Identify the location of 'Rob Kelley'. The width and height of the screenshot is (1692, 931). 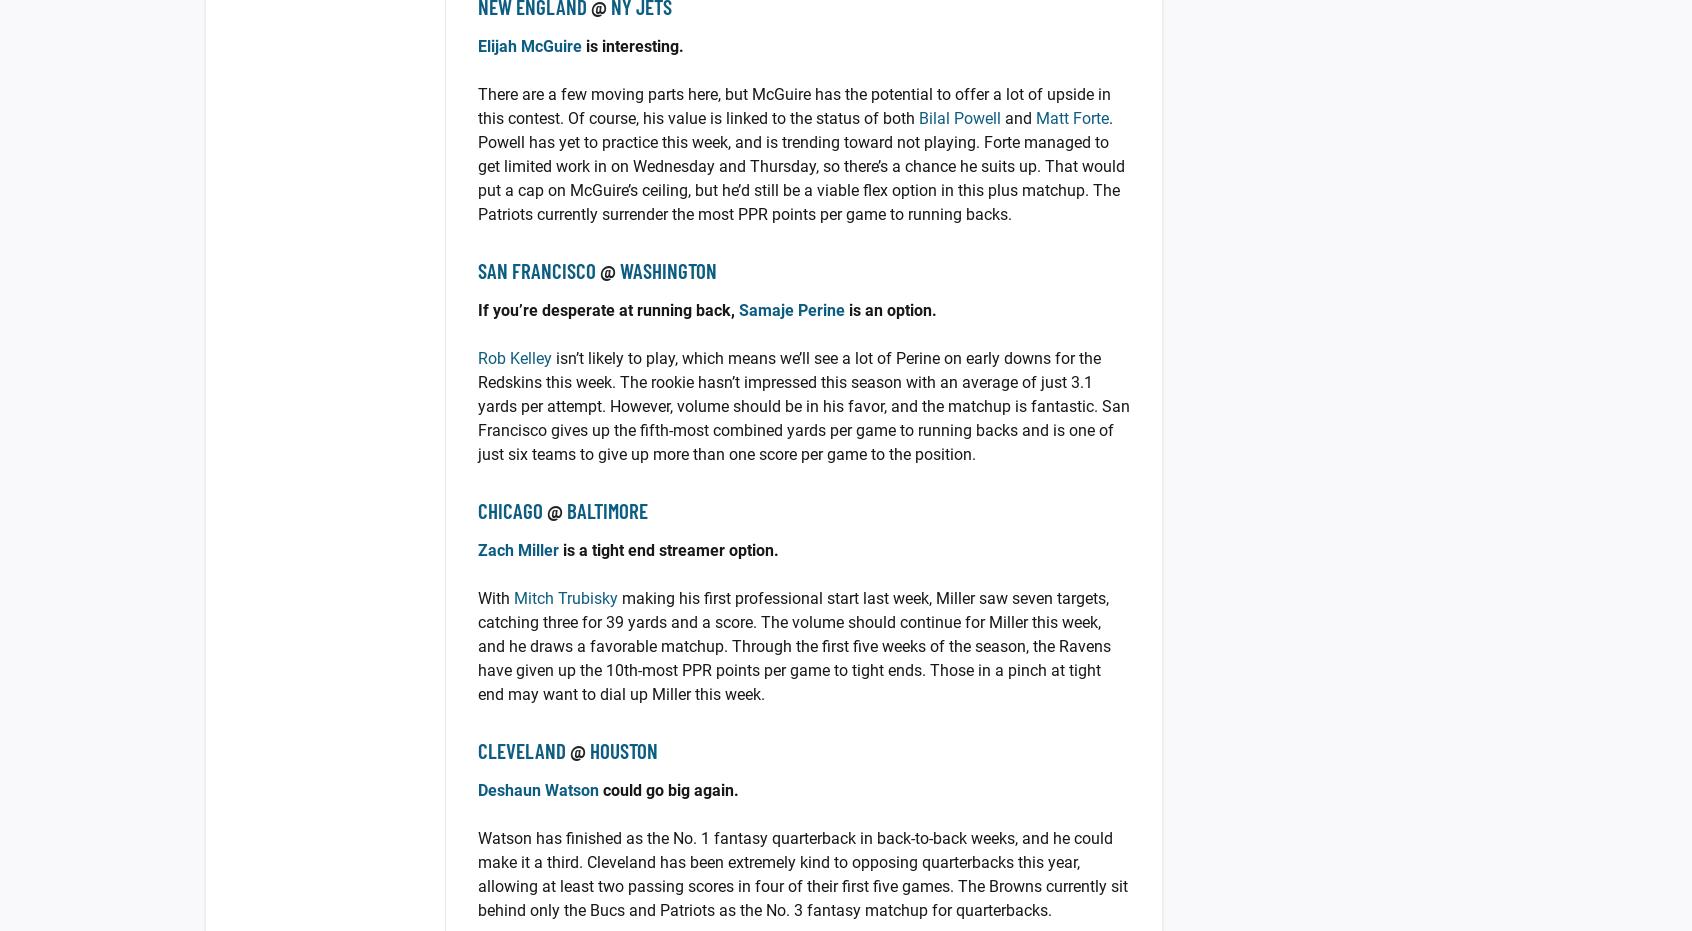
(515, 358).